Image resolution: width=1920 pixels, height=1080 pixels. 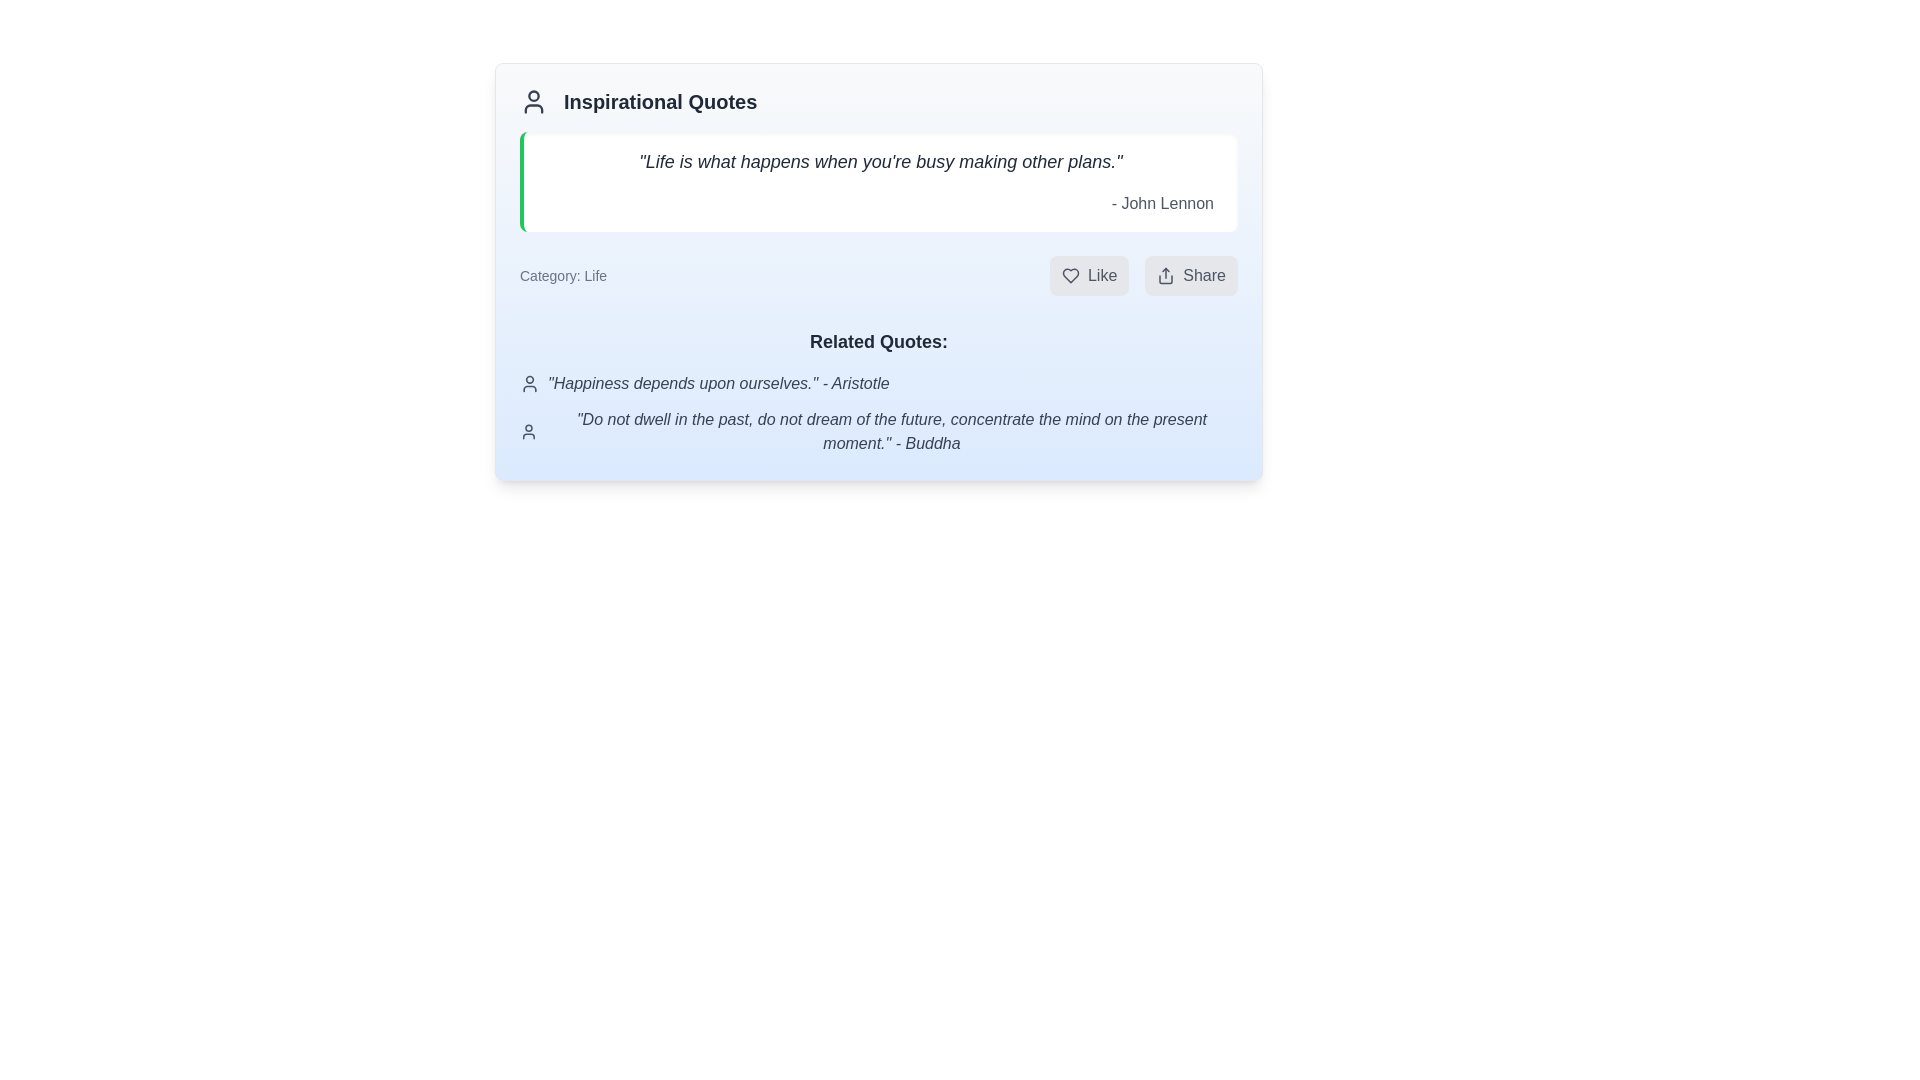 I want to click on the static text label or heading that introduces the content related to 'Inspirational Quotes', so click(x=660, y=101).